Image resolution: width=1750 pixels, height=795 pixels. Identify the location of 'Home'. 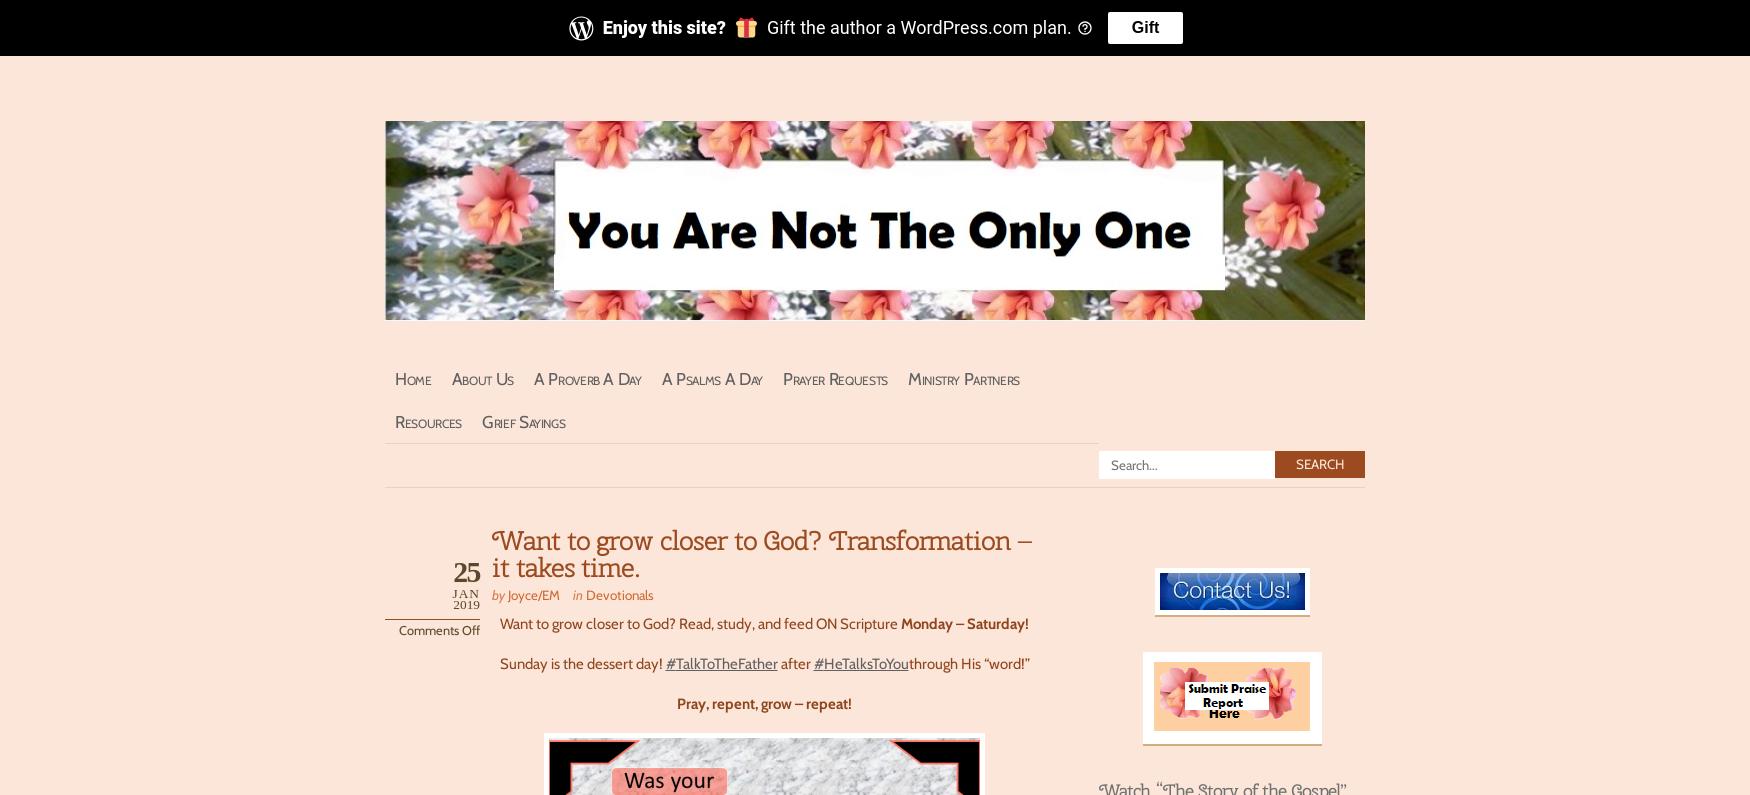
(412, 377).